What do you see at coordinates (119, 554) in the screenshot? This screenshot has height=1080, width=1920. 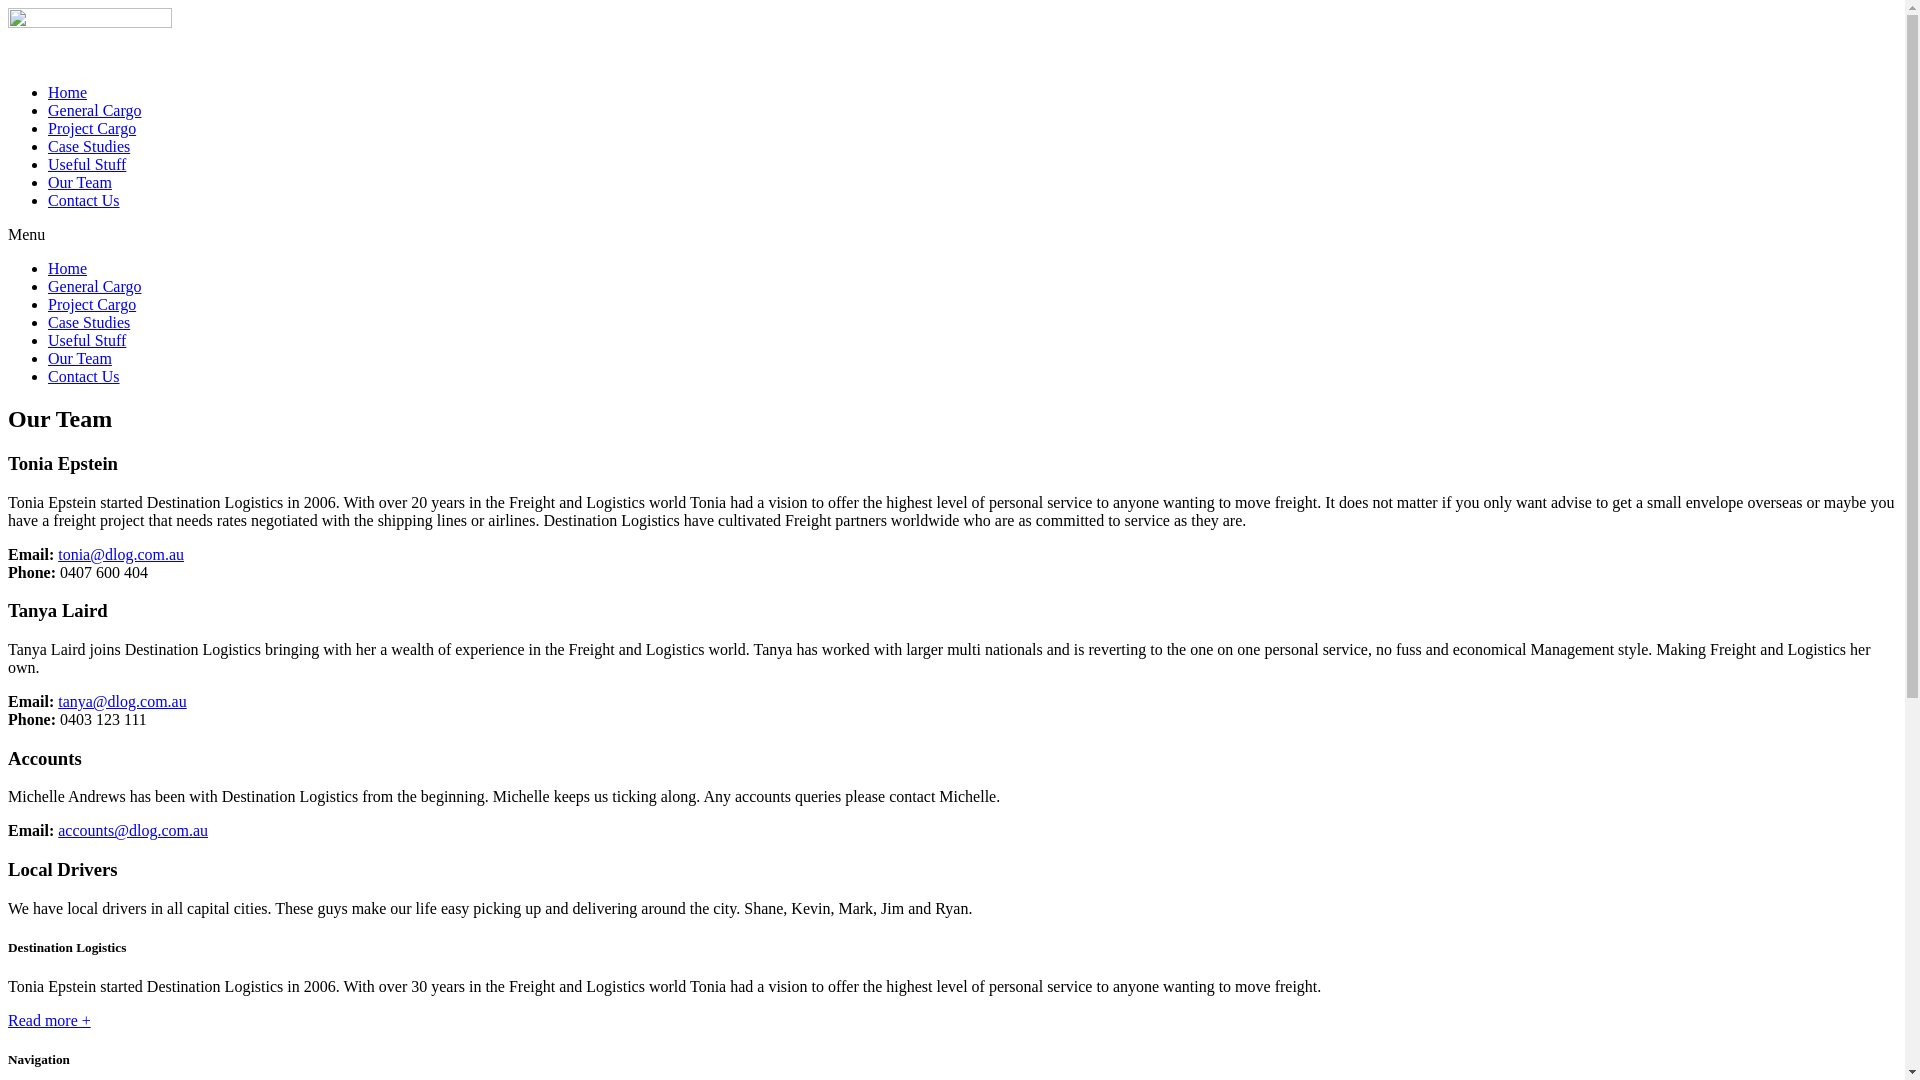 I see `'tonia@dlog.com.au'` at bounding box center [119, 554].